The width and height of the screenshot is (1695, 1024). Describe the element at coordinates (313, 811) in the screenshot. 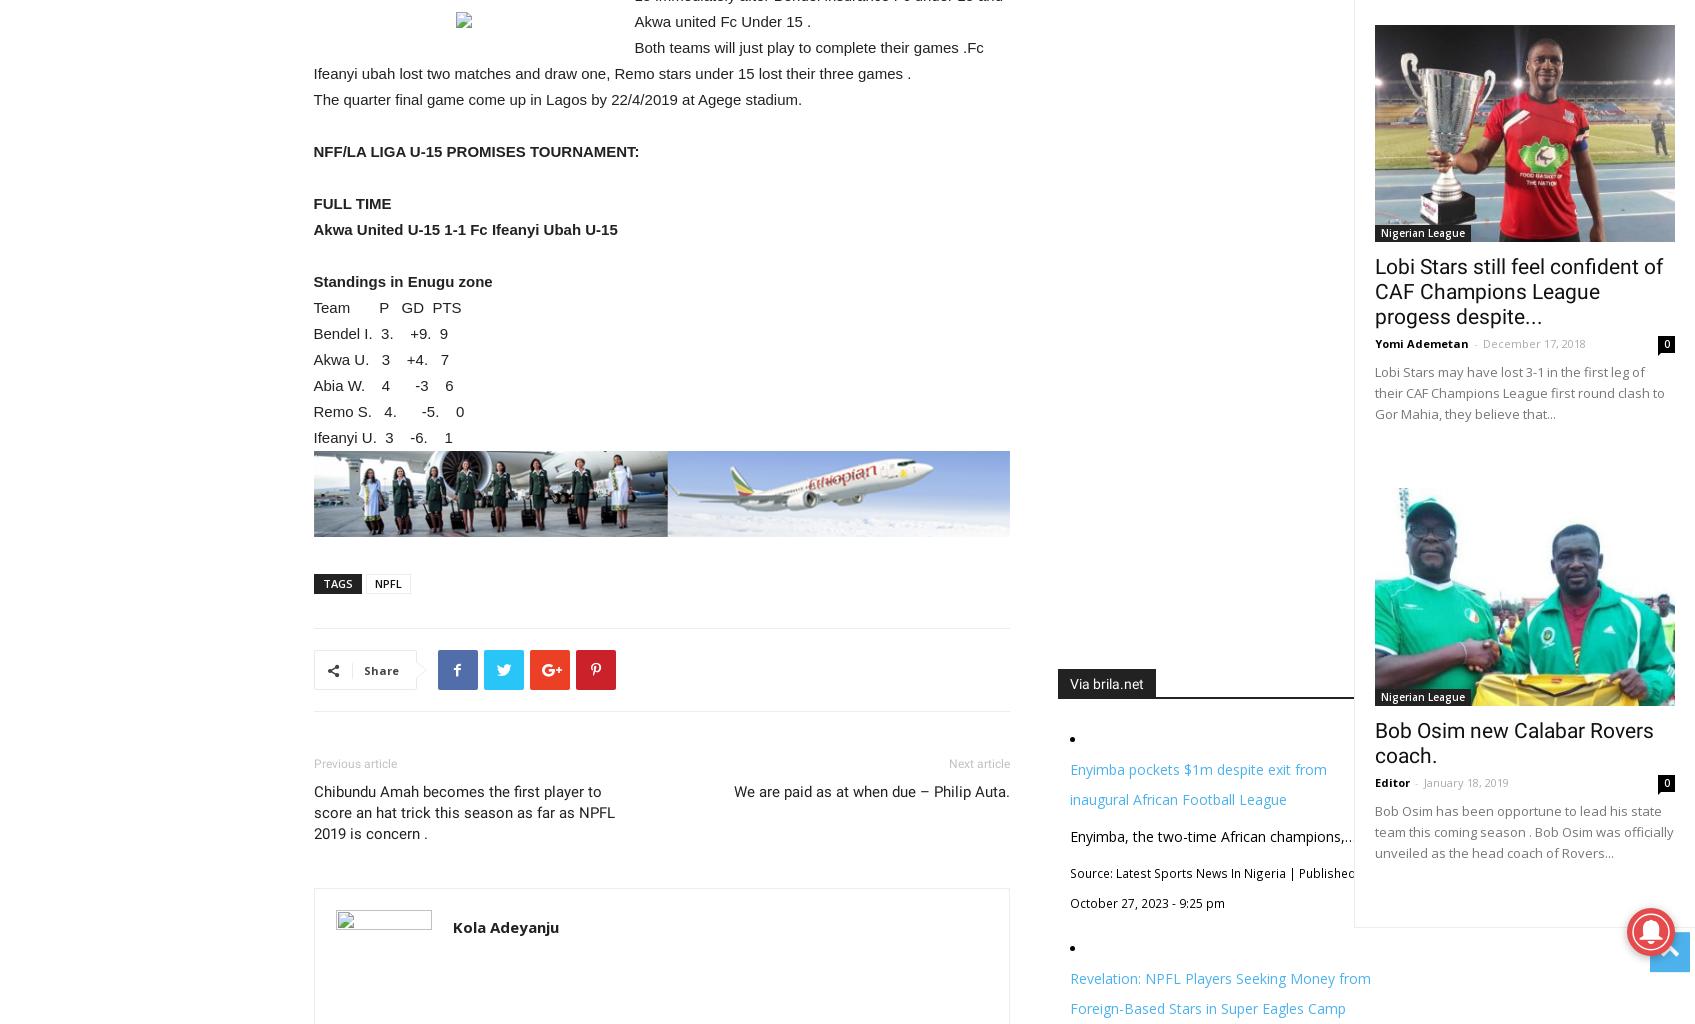

I see `'Chibundu Amah becomes the first player to score an hat trick this season as far as NPFL 2019 is concern .'` at that location.